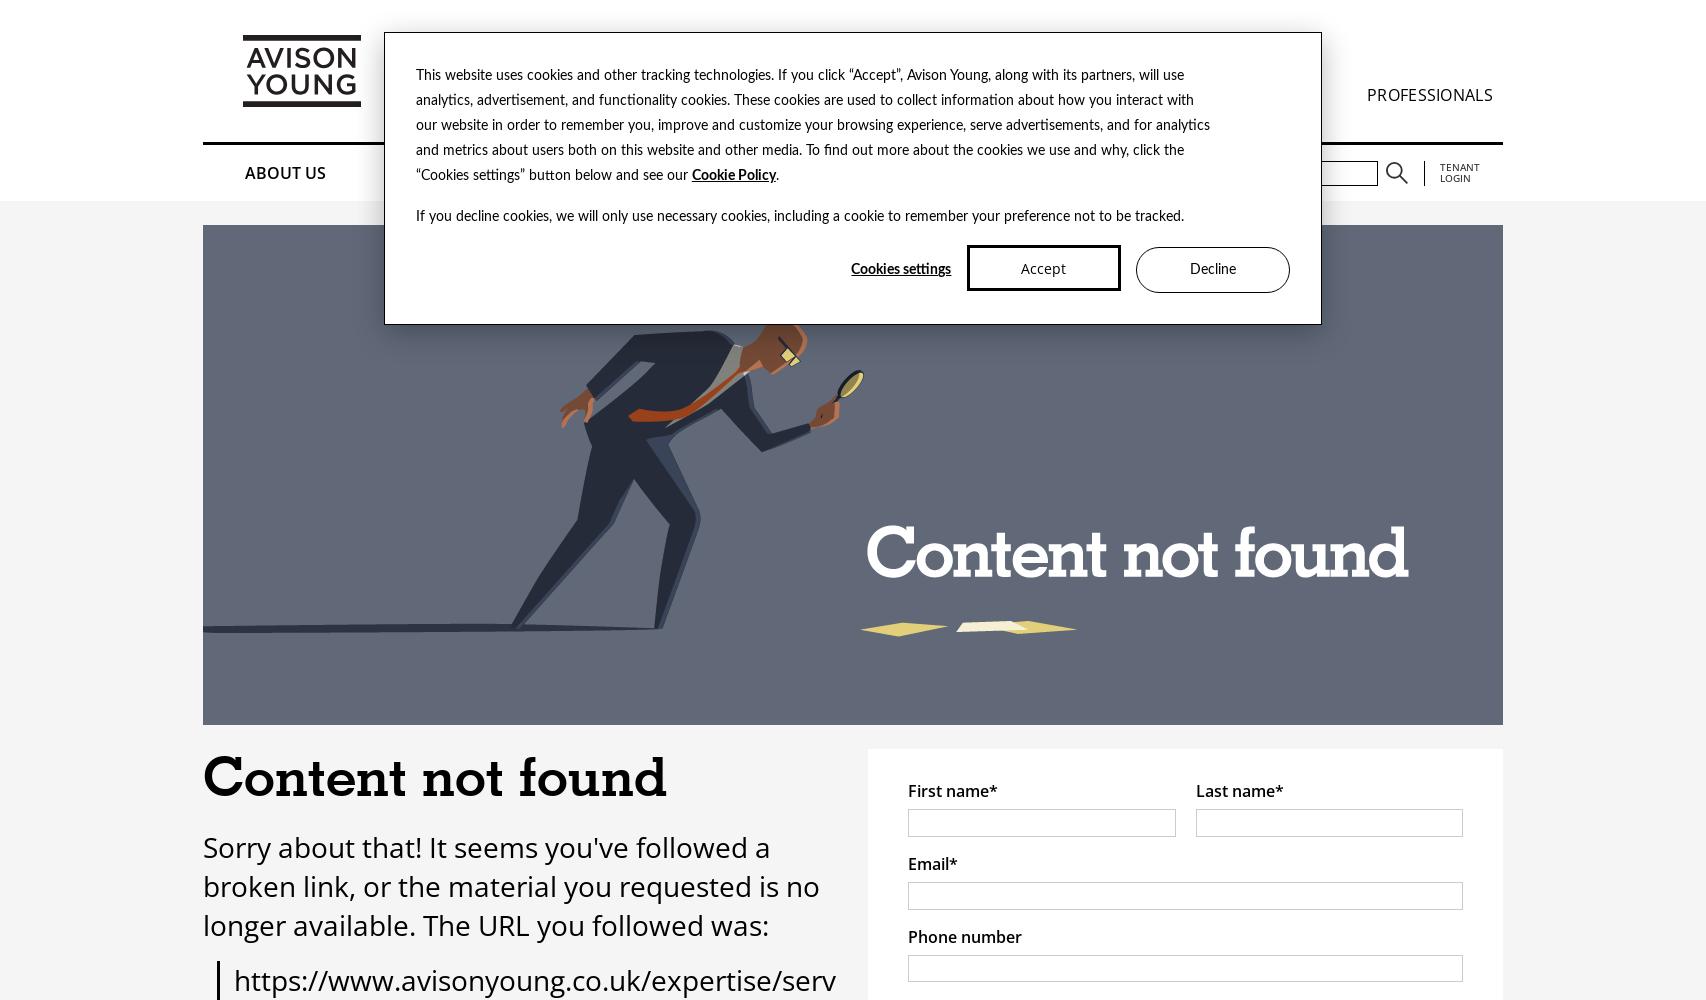  I want to click on 'Français', so click(536, 43).